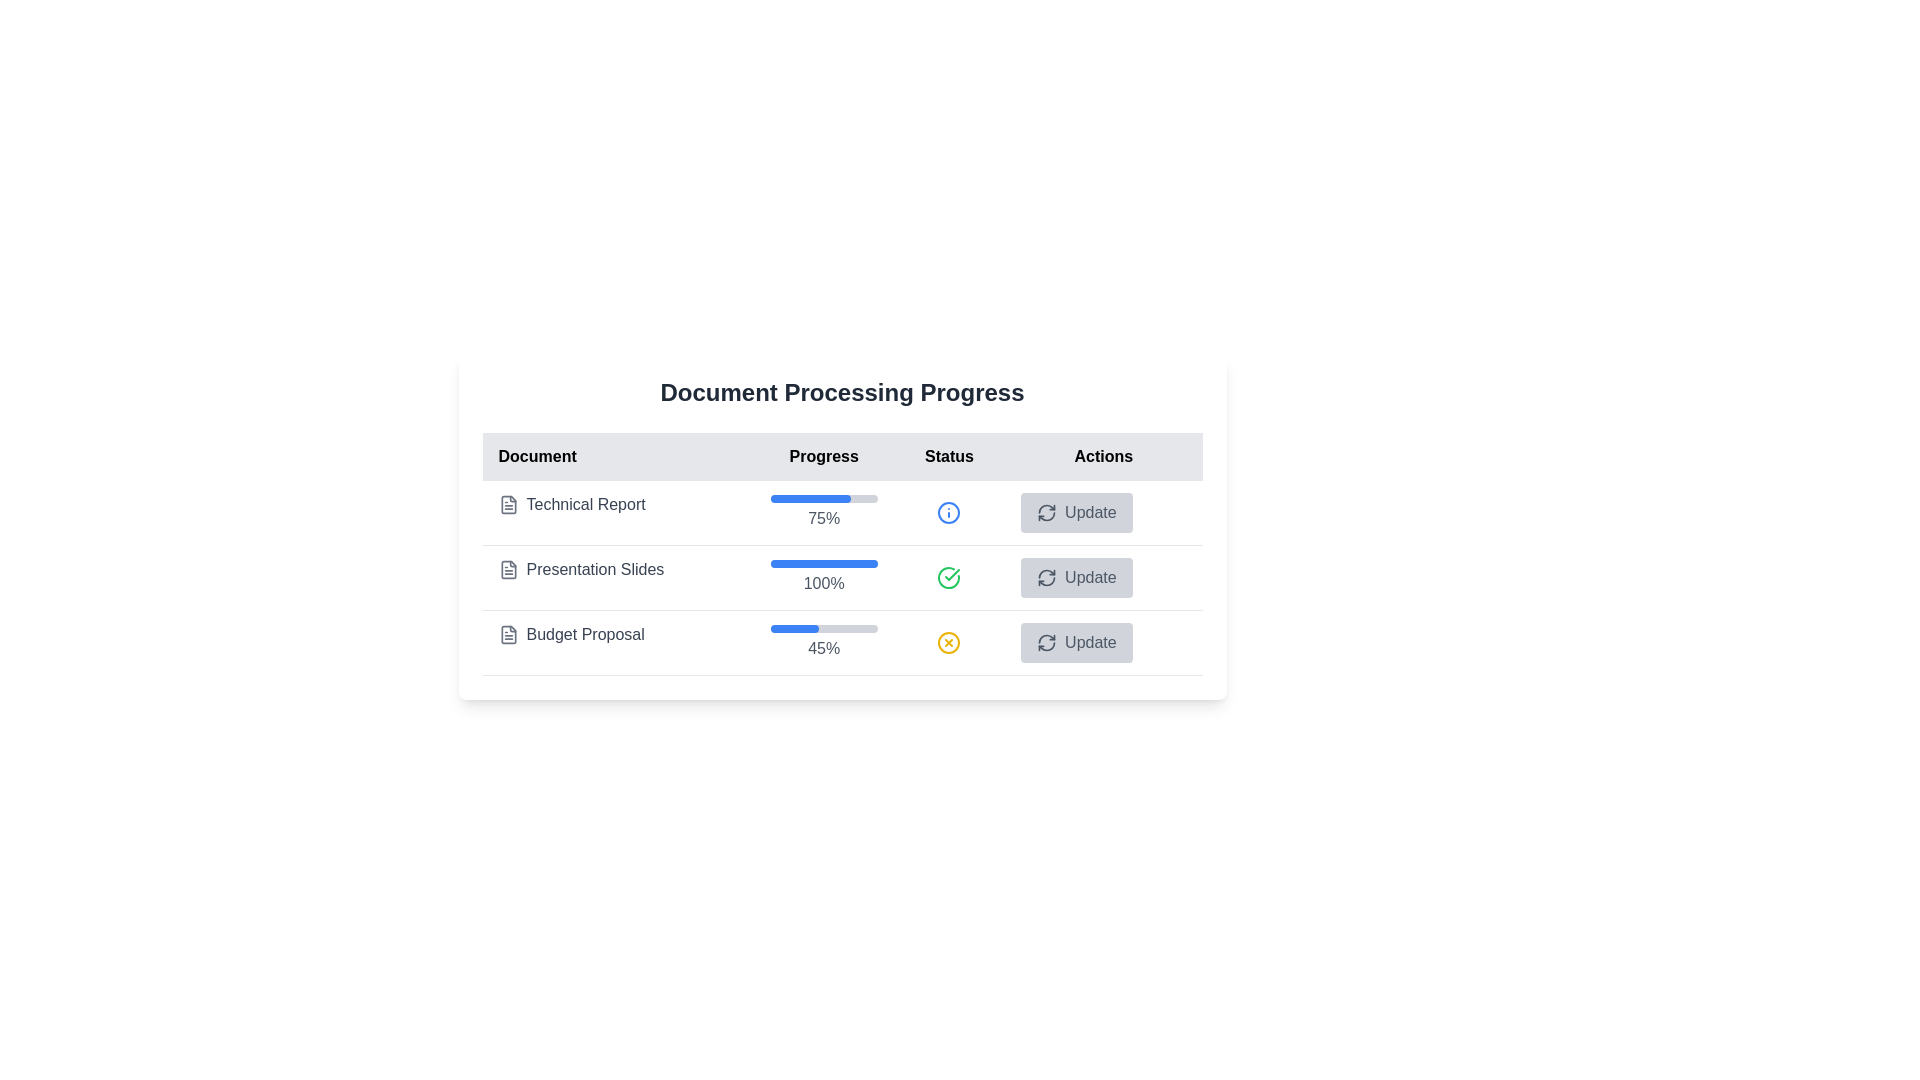  Describe the element at coordinates (824, 583) in the screenshot. I see `the text label that reads '100%' in gray font, which is centrally aligned and located under the blue progress bar in the 'Progress' column of the second row for 'Presentation Slides'` at that location.